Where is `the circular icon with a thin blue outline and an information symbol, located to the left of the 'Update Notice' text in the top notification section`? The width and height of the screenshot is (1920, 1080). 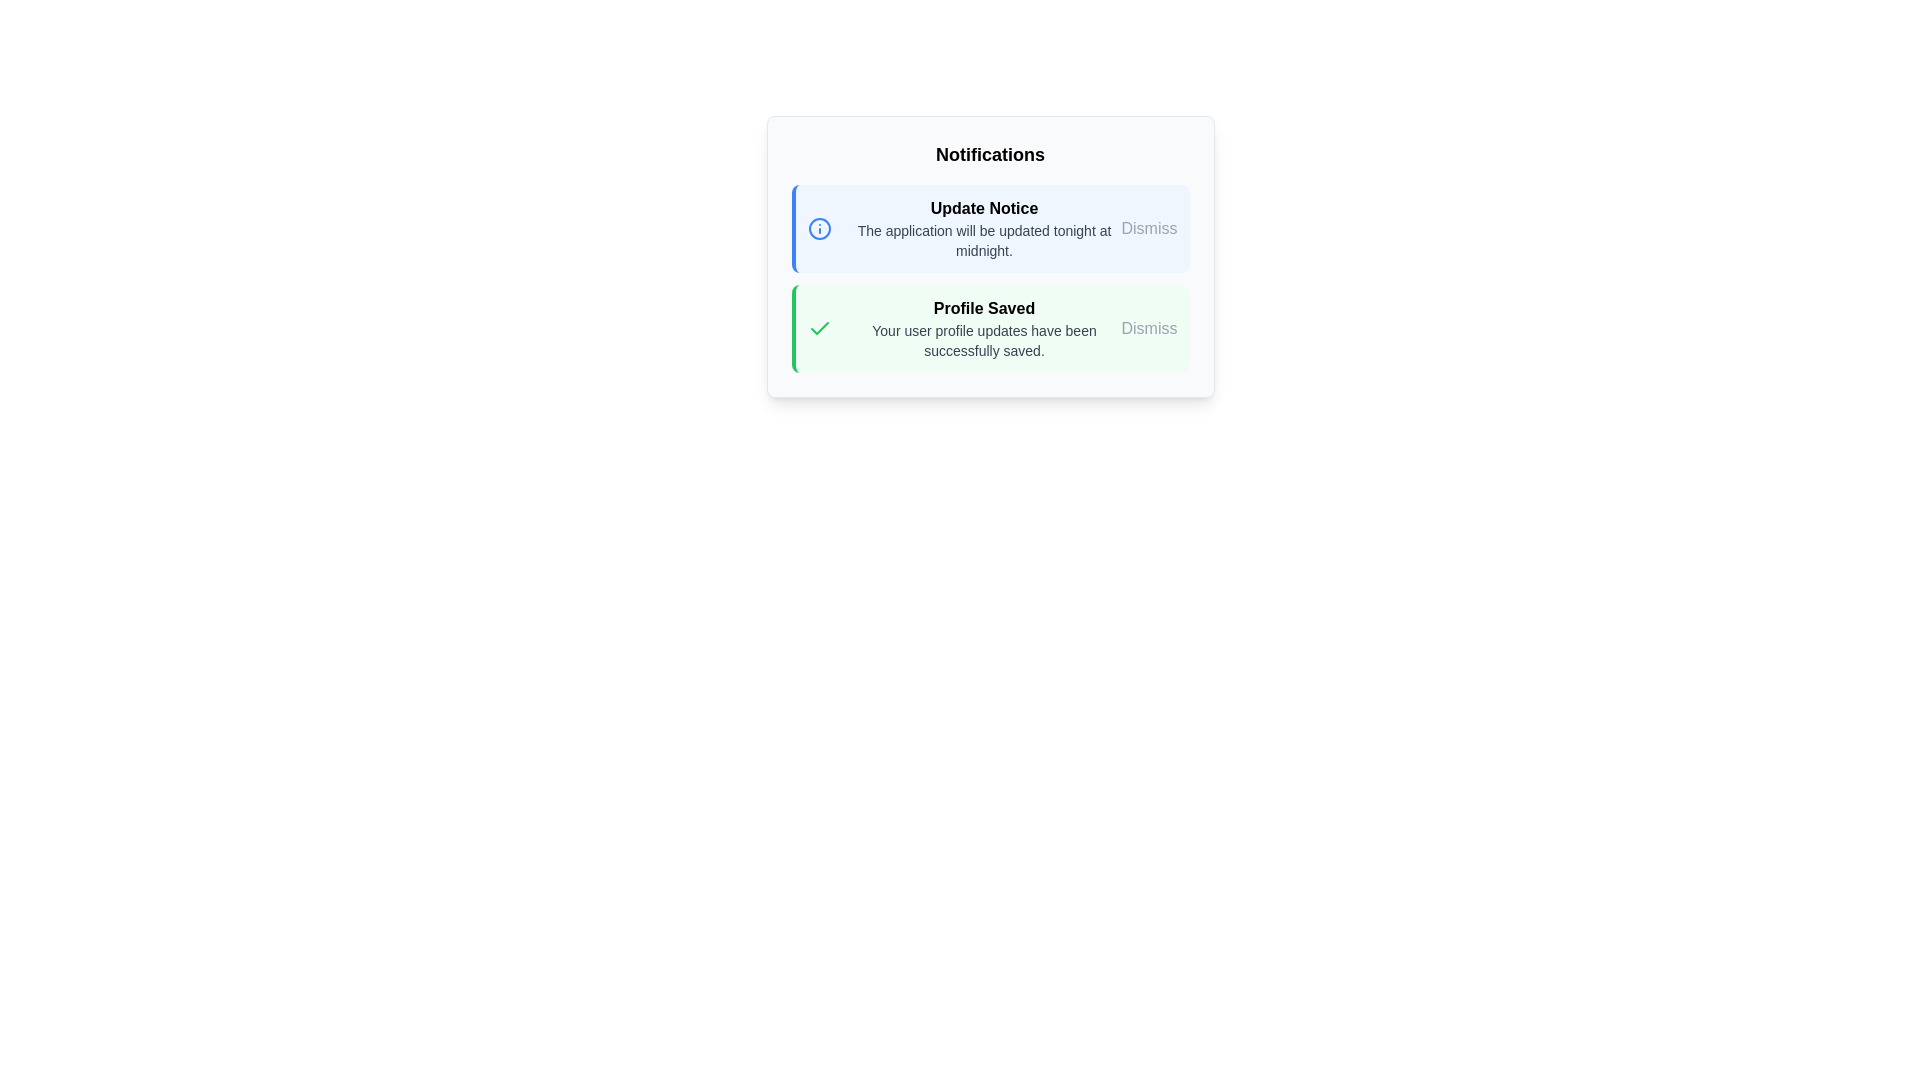
the circular icon with a thin blue outline and an information symbol, located to the left of the 'Update Notice' text in the top notification section is located at coordinates (819, 227).